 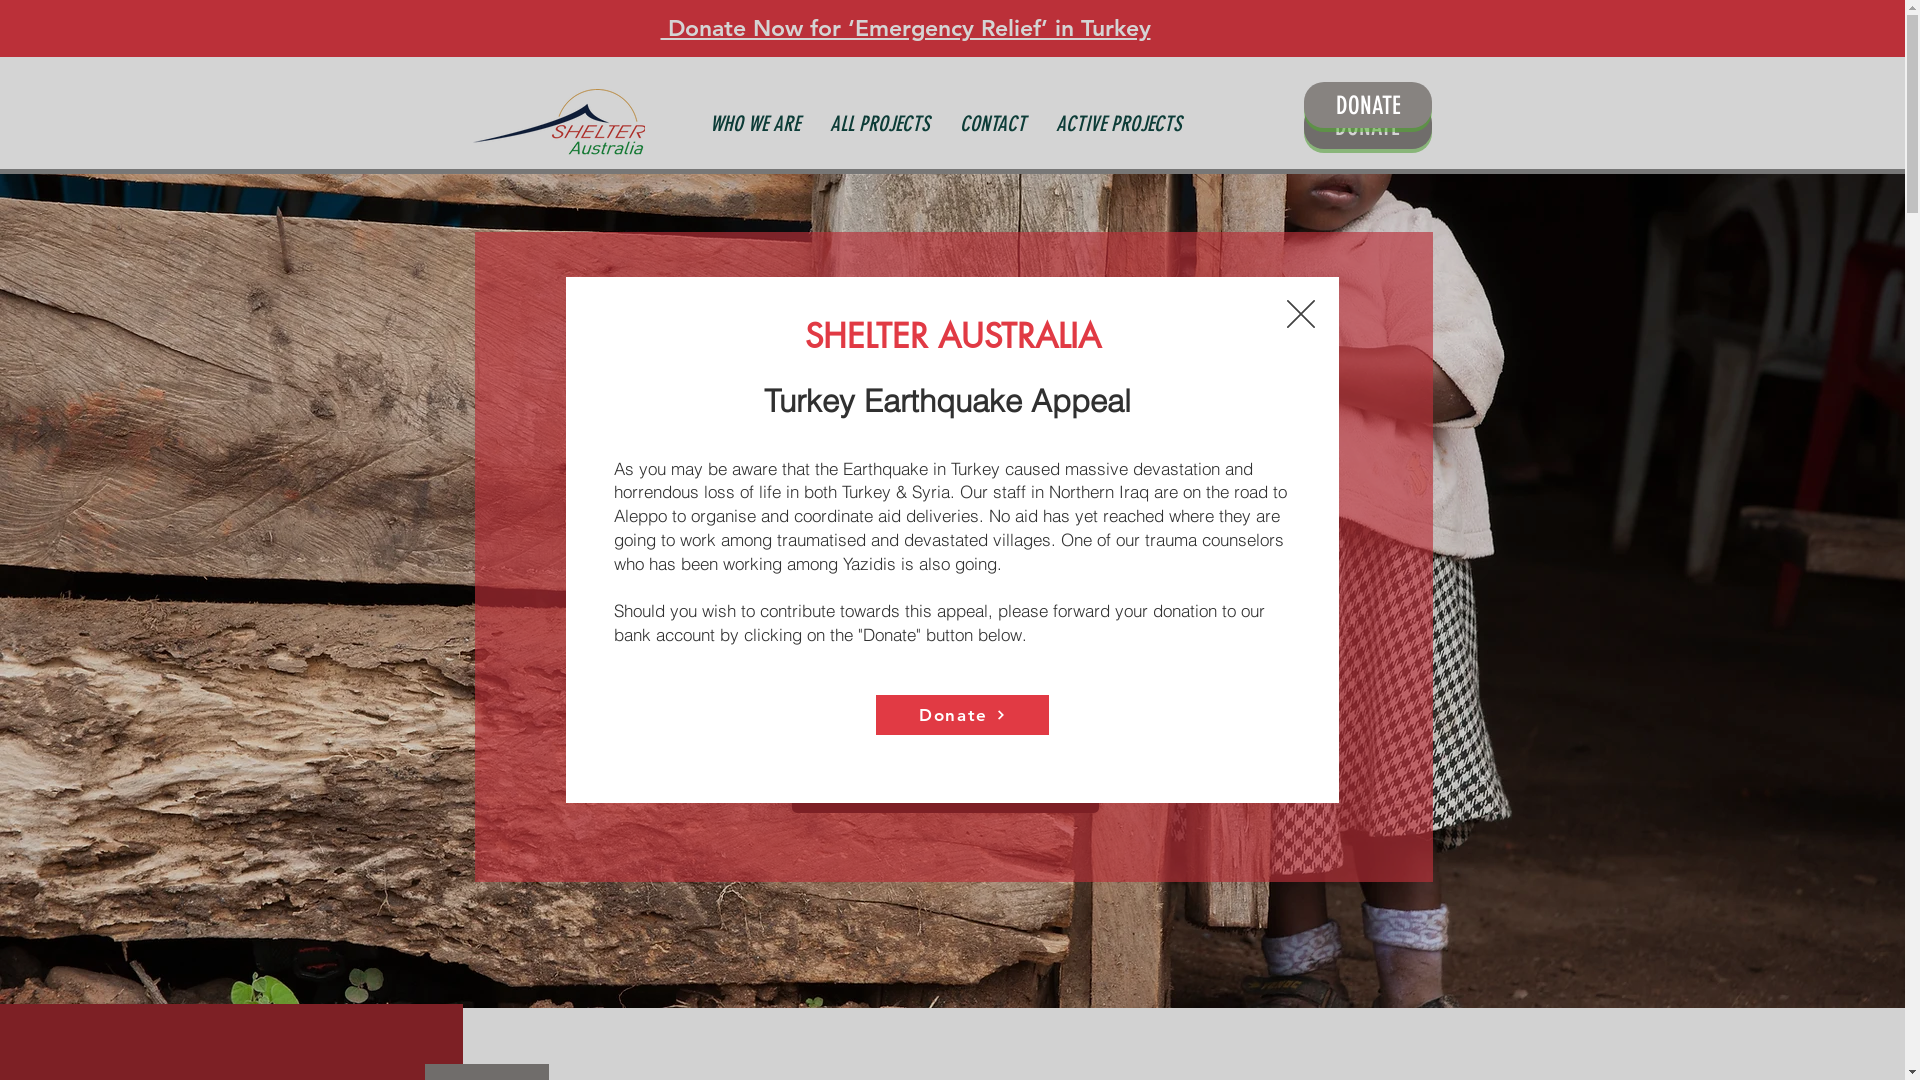 What do you see at coordinates (1117, 123) in the screenshot?
I see `'ACTIVE PROJECTS'` at bounding box center [1117, 123].